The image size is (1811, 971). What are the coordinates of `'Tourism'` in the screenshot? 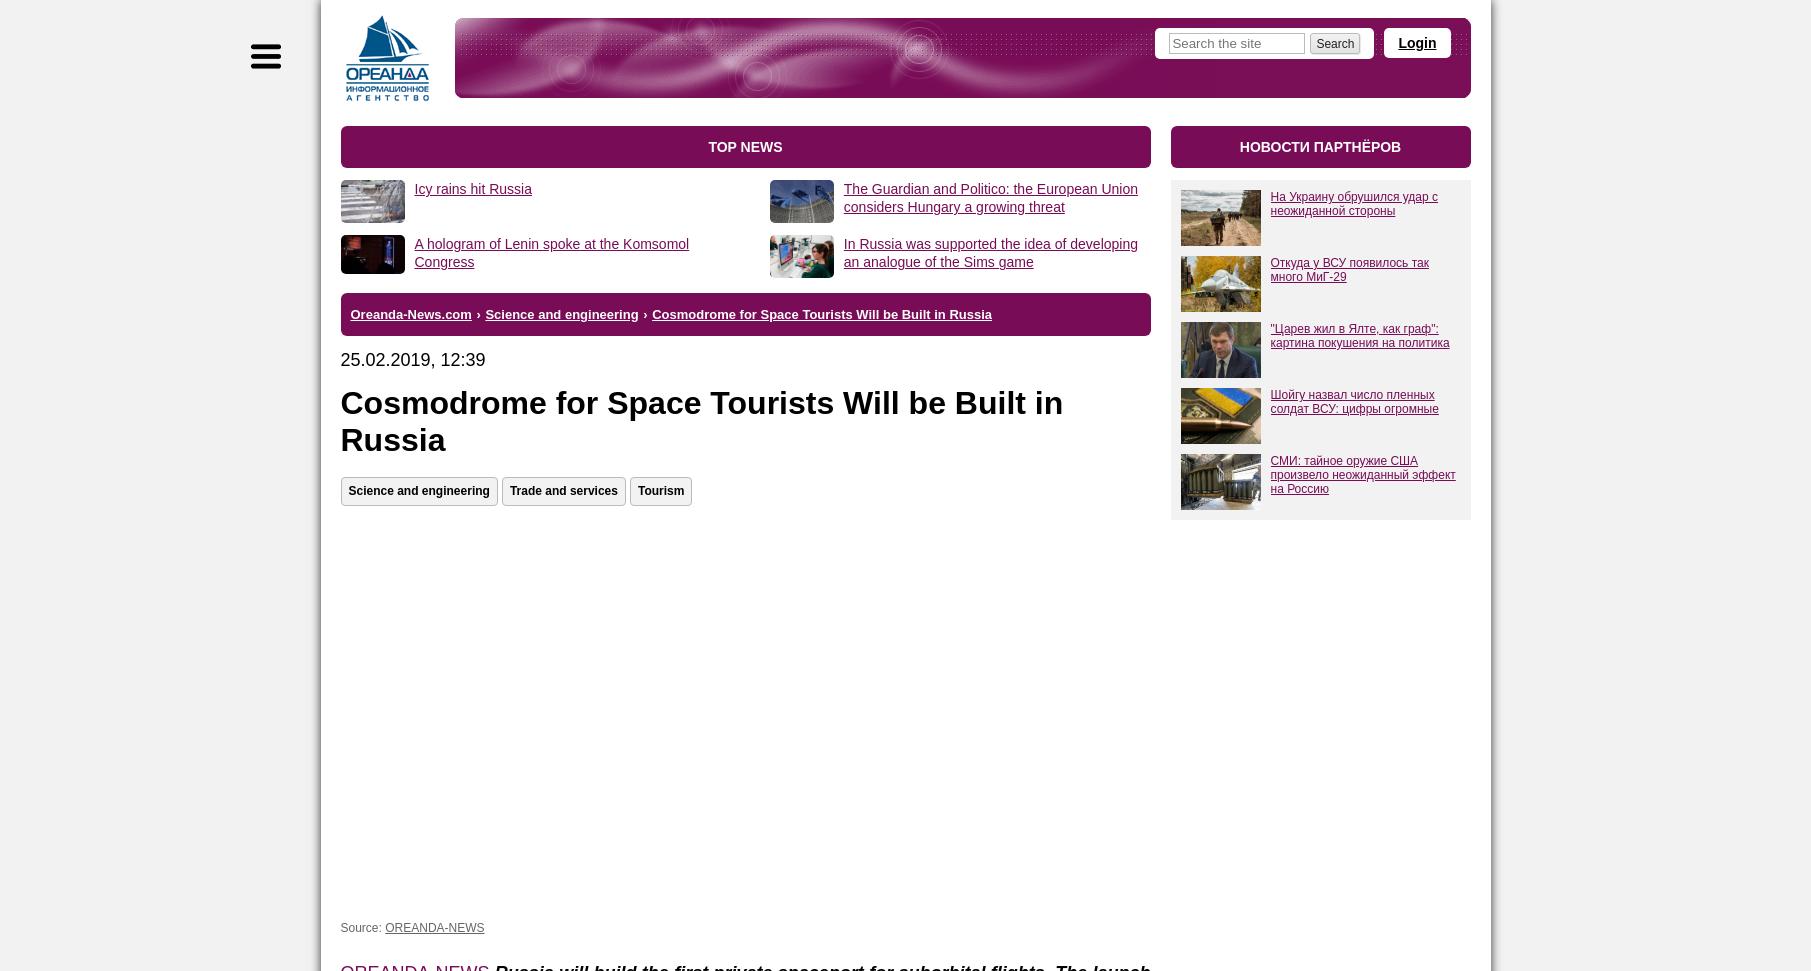 It's located at (660, 488).